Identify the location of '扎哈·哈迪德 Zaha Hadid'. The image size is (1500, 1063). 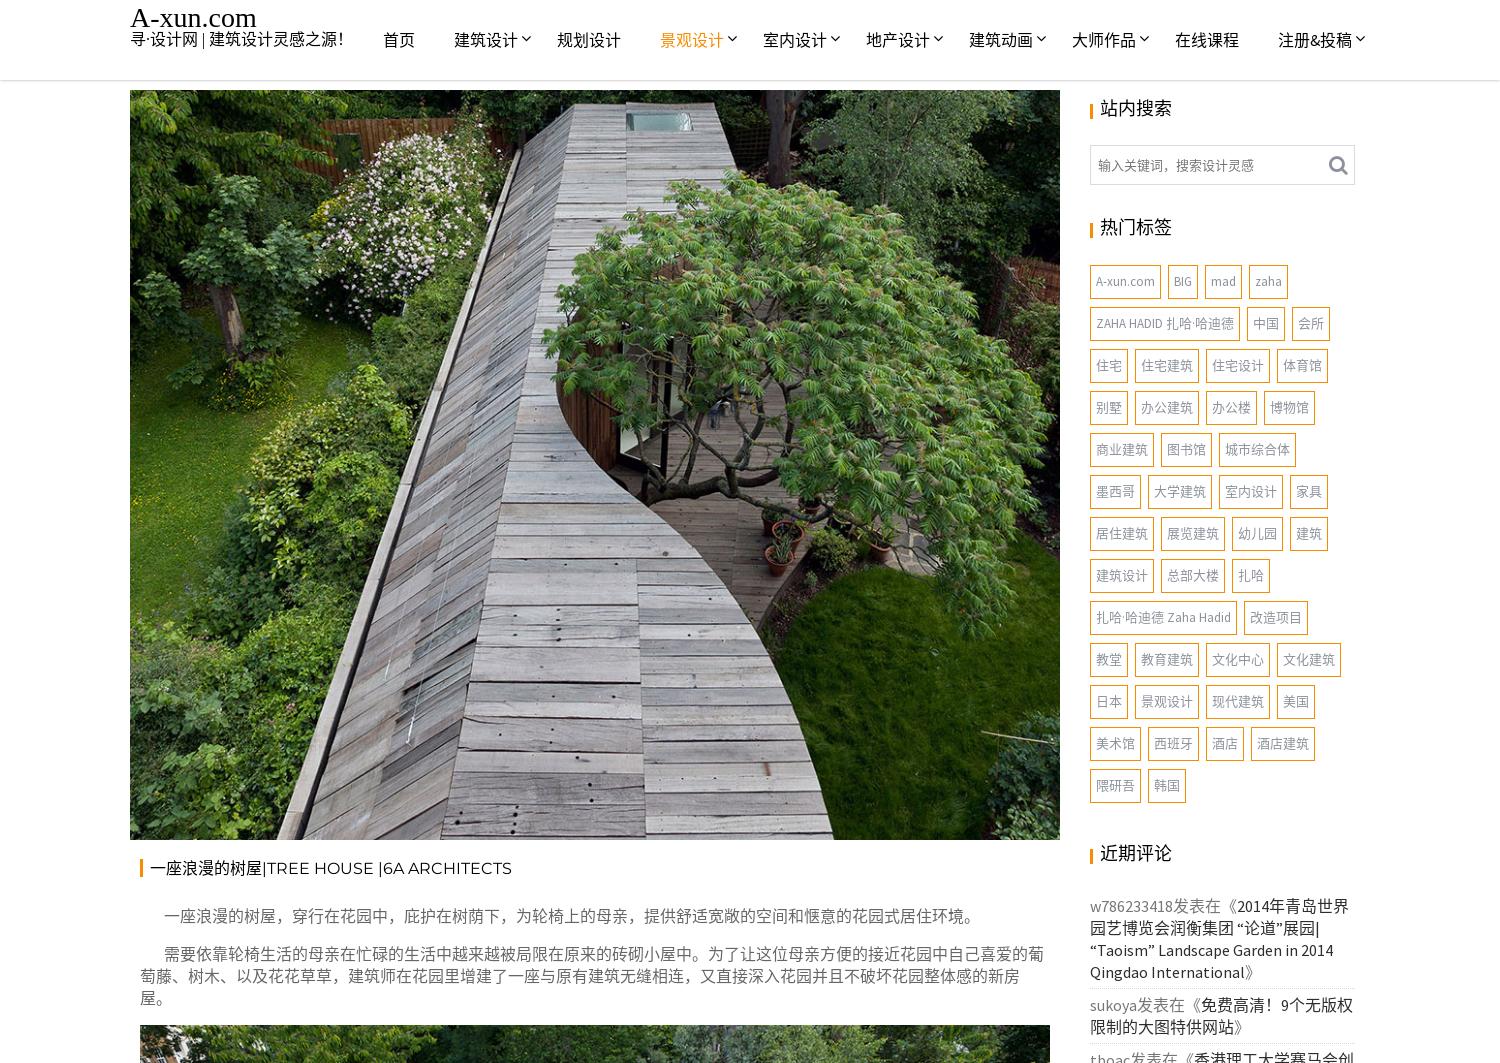
(1163, 615).